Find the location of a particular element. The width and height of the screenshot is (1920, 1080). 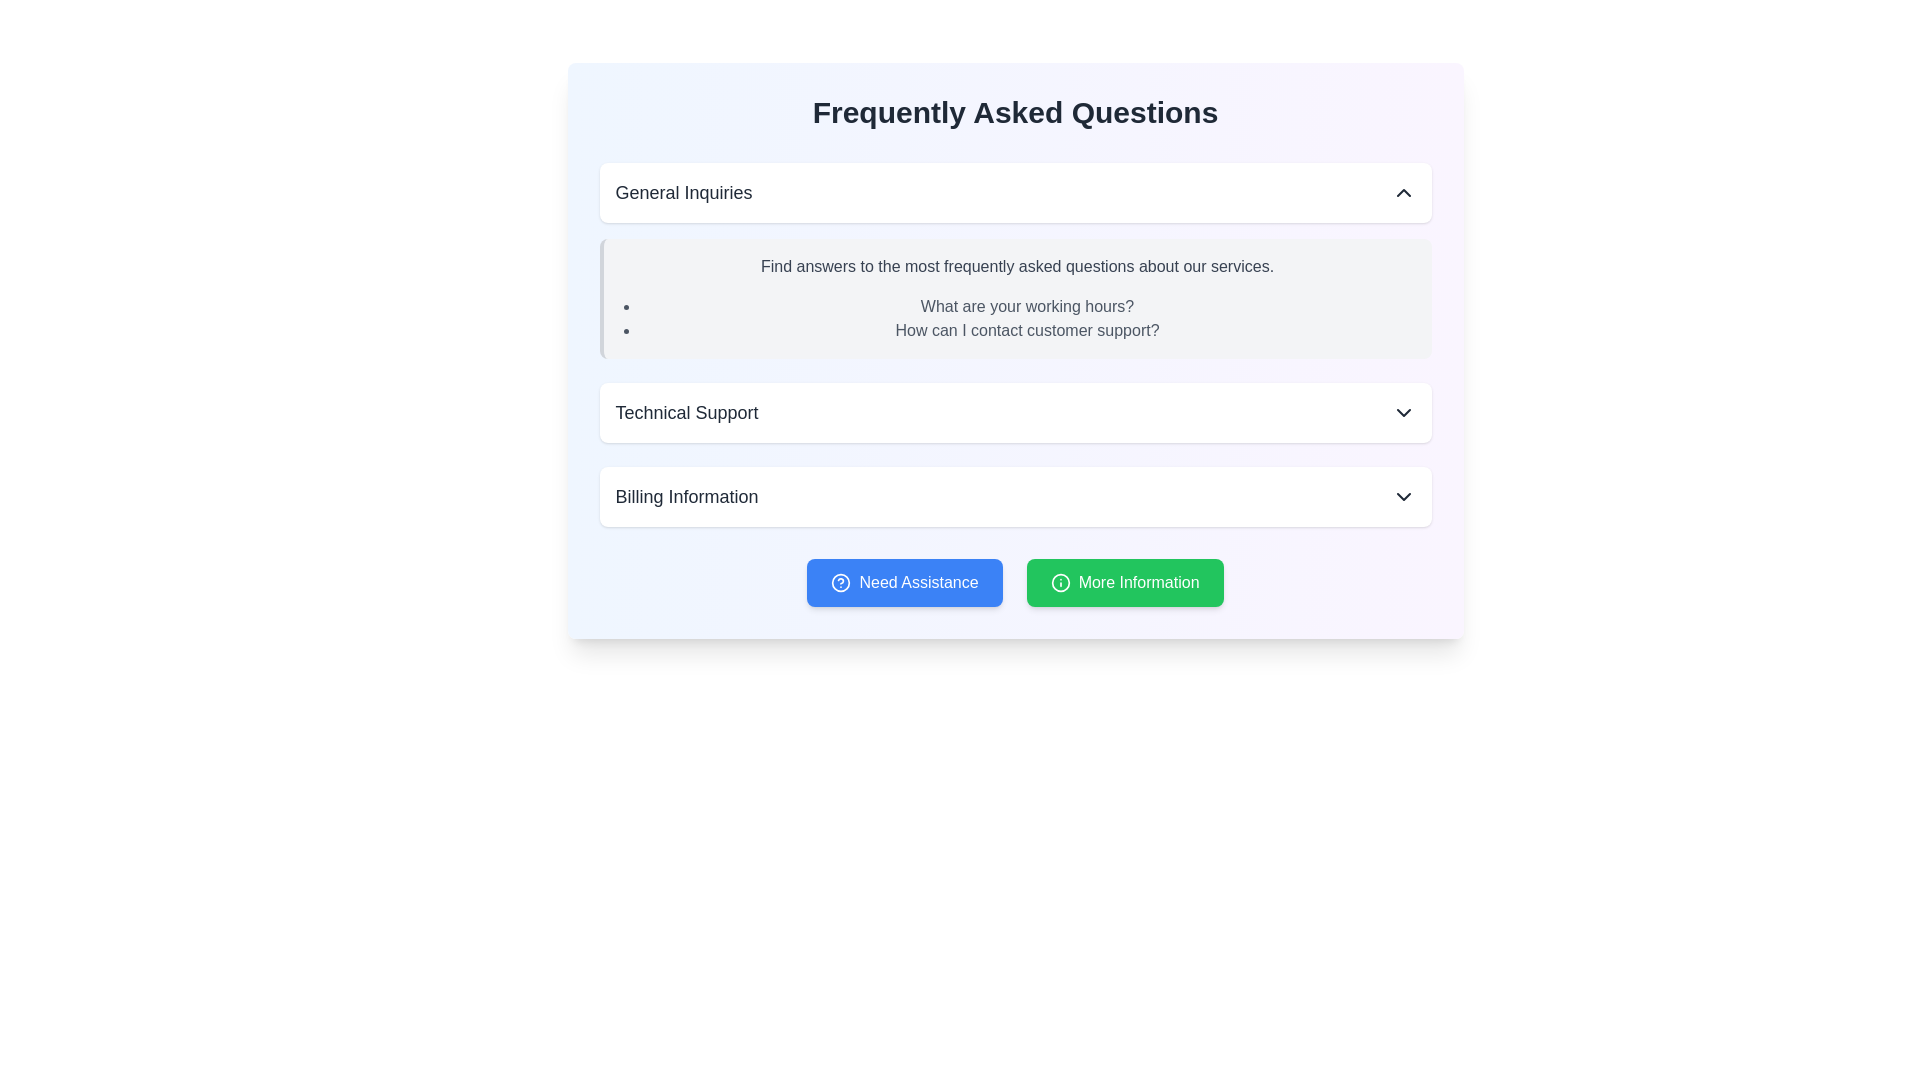

the expandable toggle button for the 'General Inquiries' section is located at coordinates (1015, 192).